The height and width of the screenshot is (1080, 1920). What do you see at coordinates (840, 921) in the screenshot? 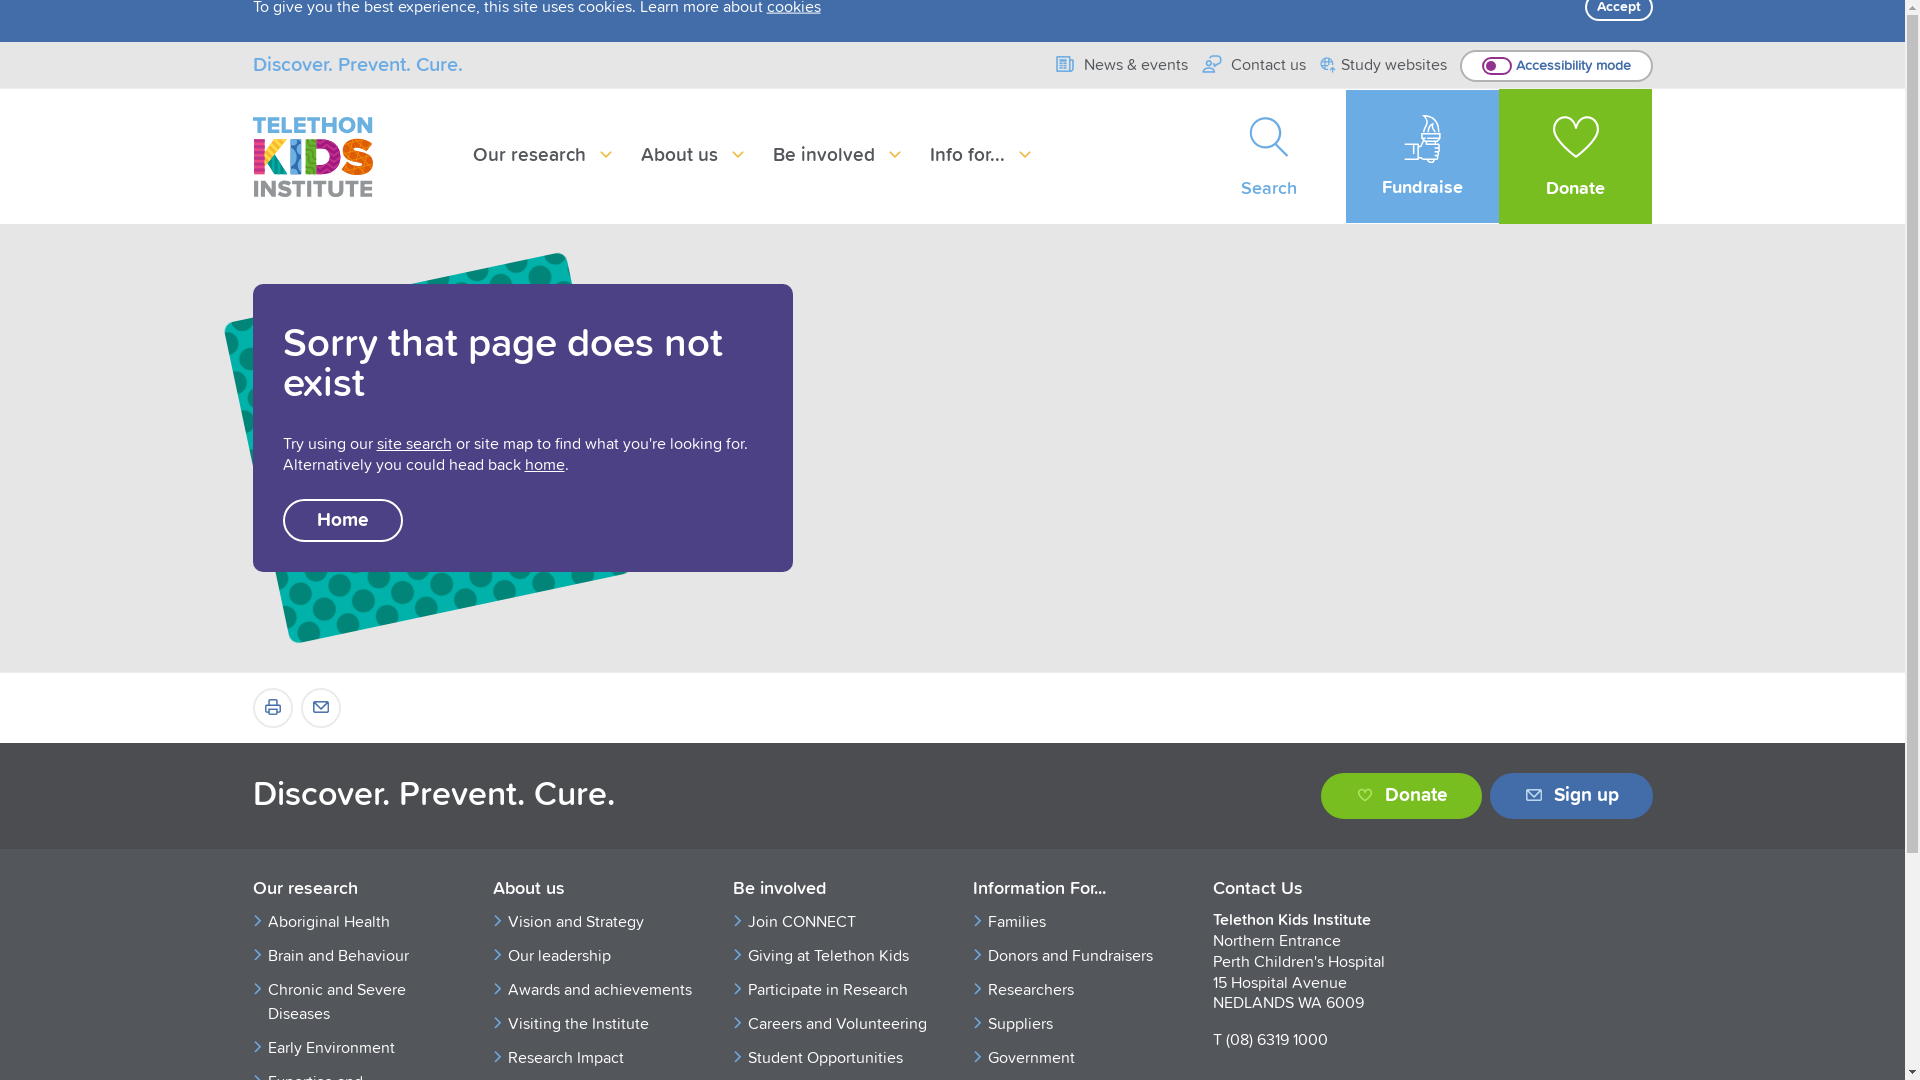
I see `'Join CONNECT'` at bounding box center [840, 921].